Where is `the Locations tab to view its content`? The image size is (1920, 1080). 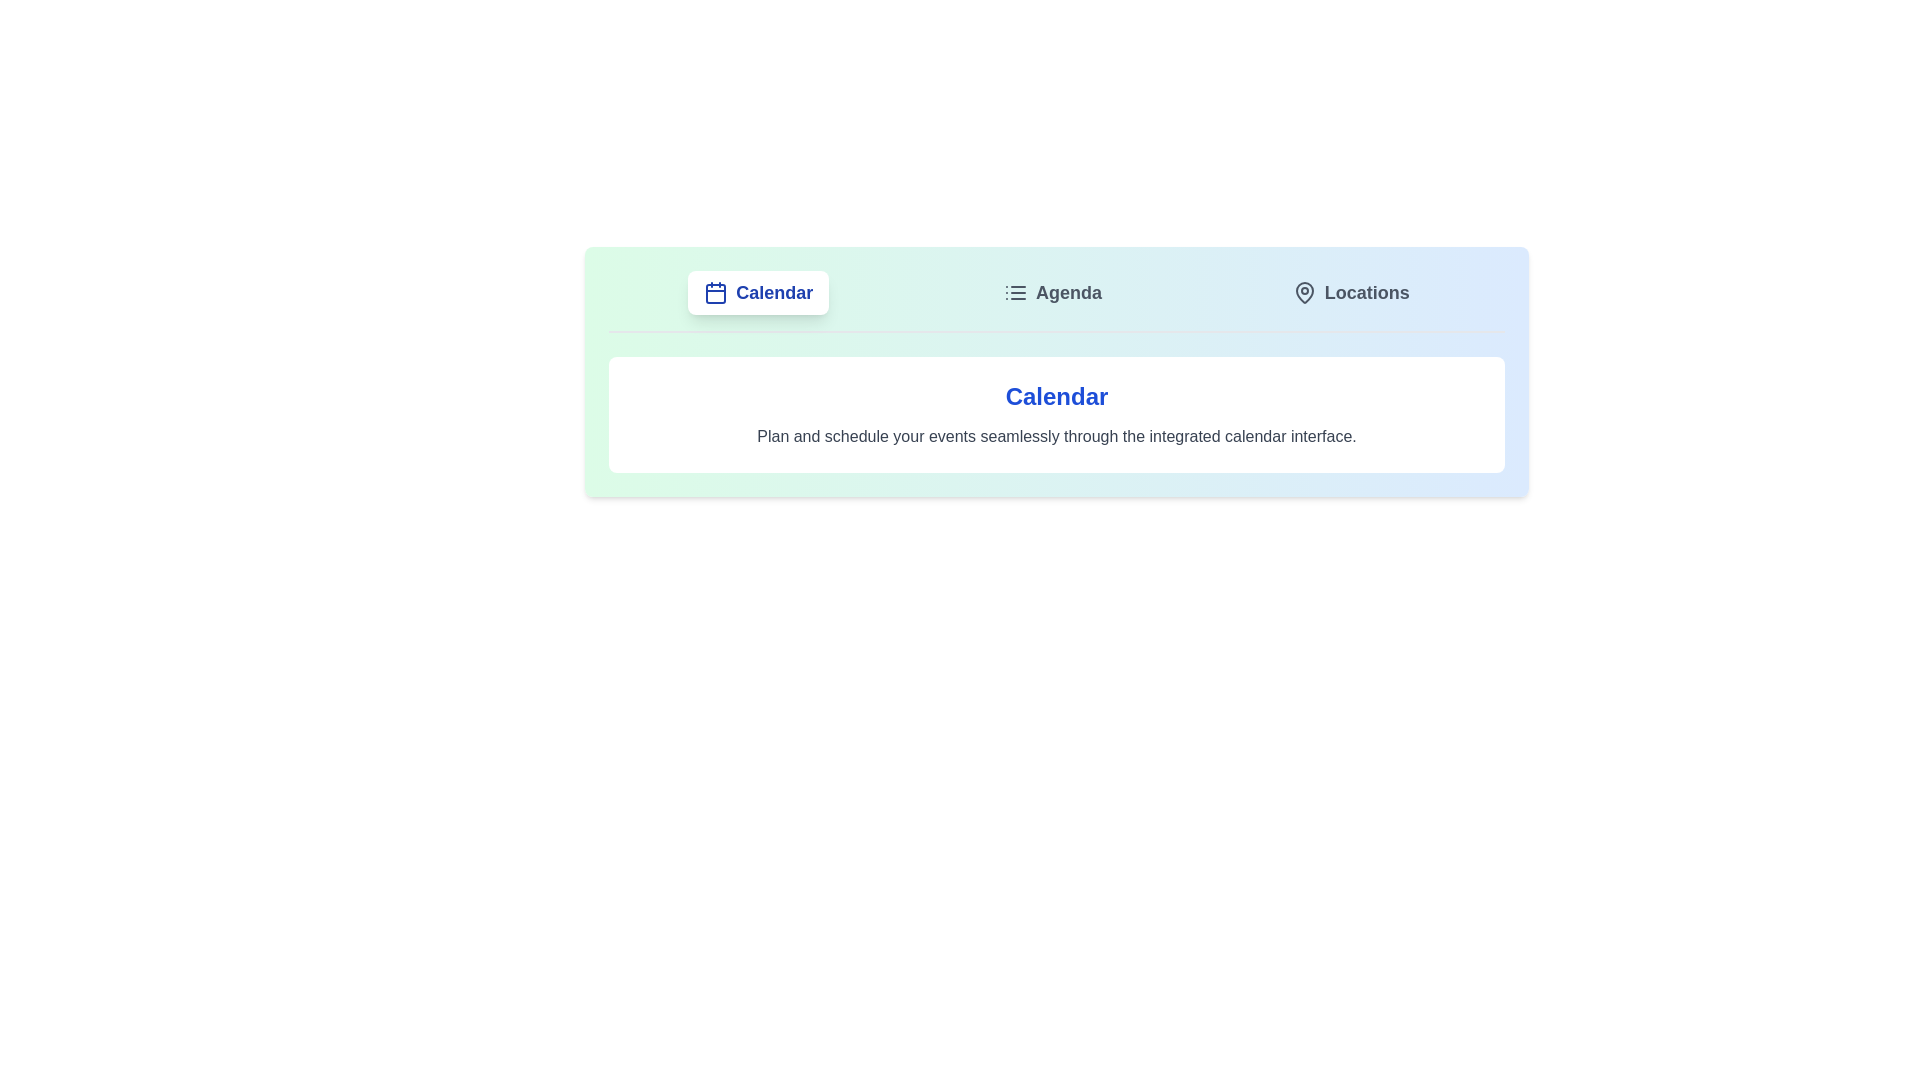
the Locations tab to view its content is located at coordinates (1351, 293).